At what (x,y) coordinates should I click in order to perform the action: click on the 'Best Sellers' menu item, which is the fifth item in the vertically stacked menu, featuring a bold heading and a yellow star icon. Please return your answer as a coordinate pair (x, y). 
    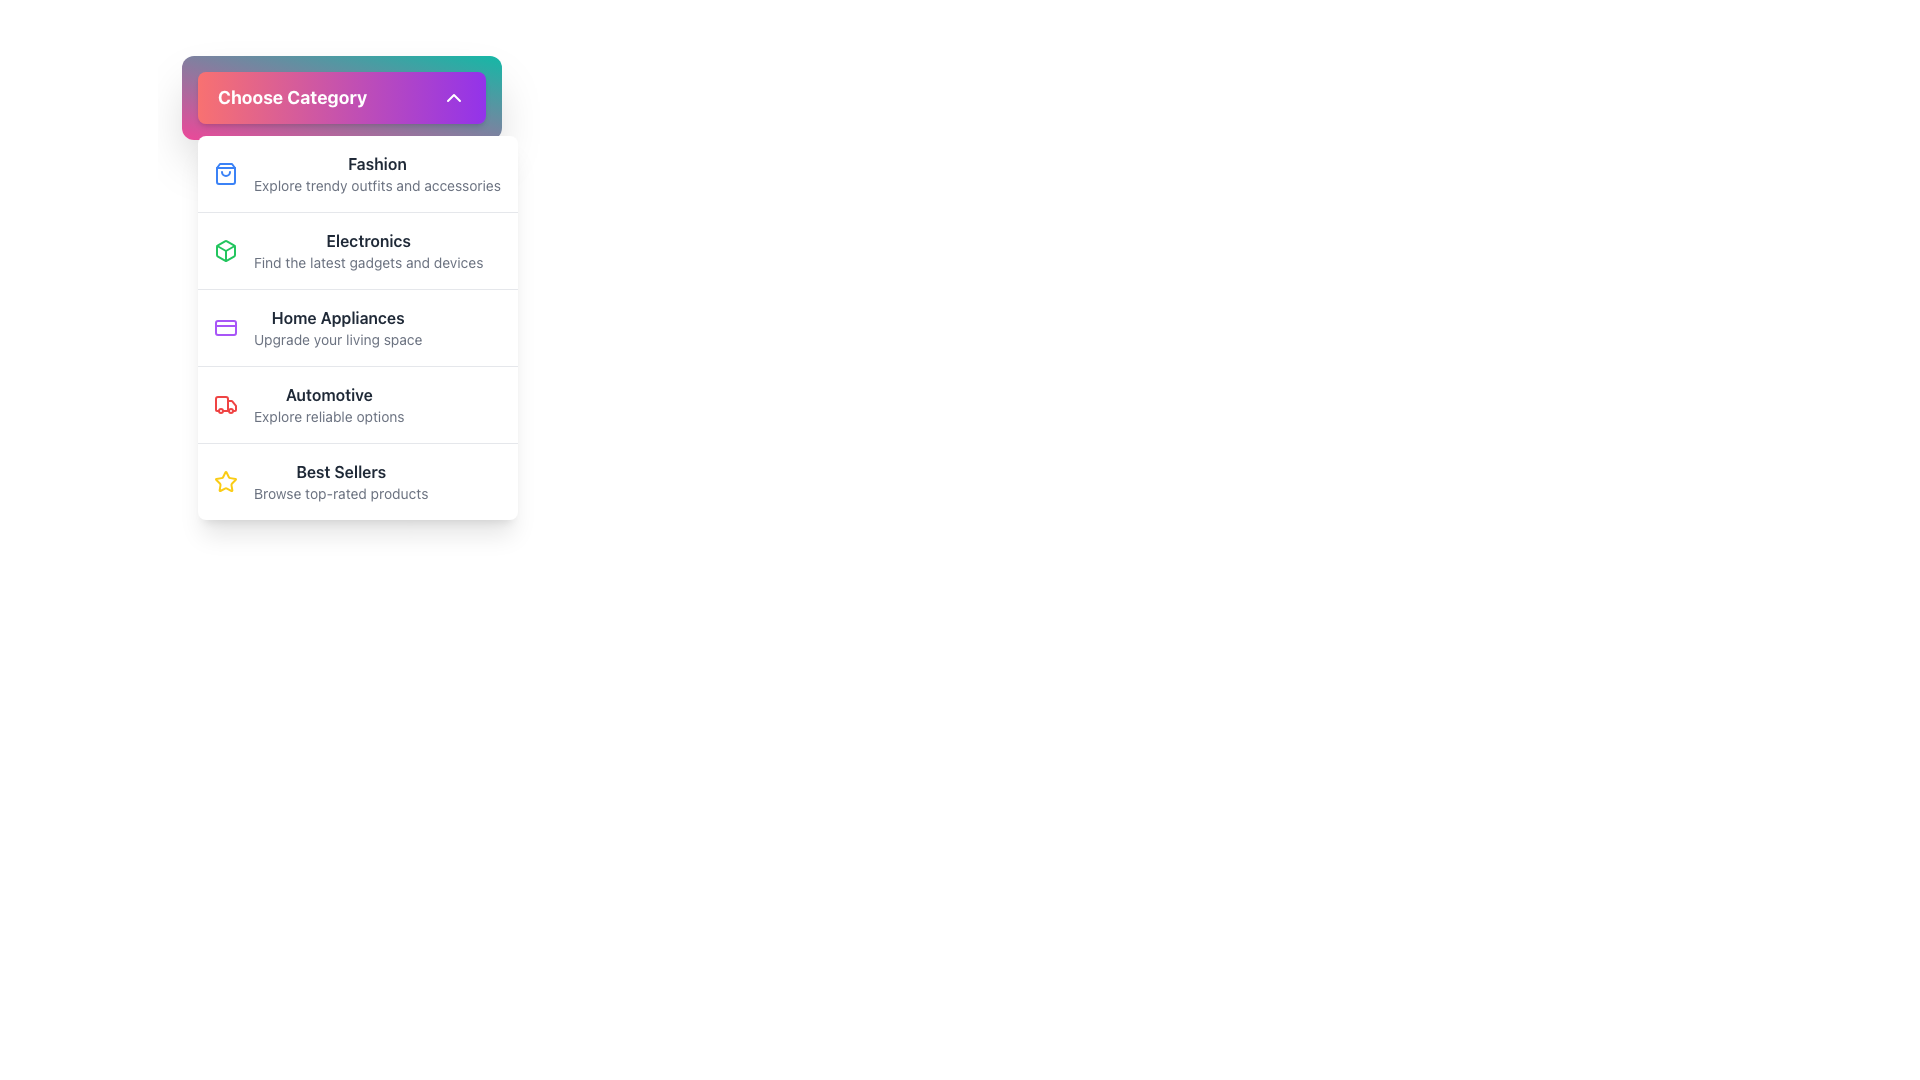
    Looking at the image, I should click on (358, 481).